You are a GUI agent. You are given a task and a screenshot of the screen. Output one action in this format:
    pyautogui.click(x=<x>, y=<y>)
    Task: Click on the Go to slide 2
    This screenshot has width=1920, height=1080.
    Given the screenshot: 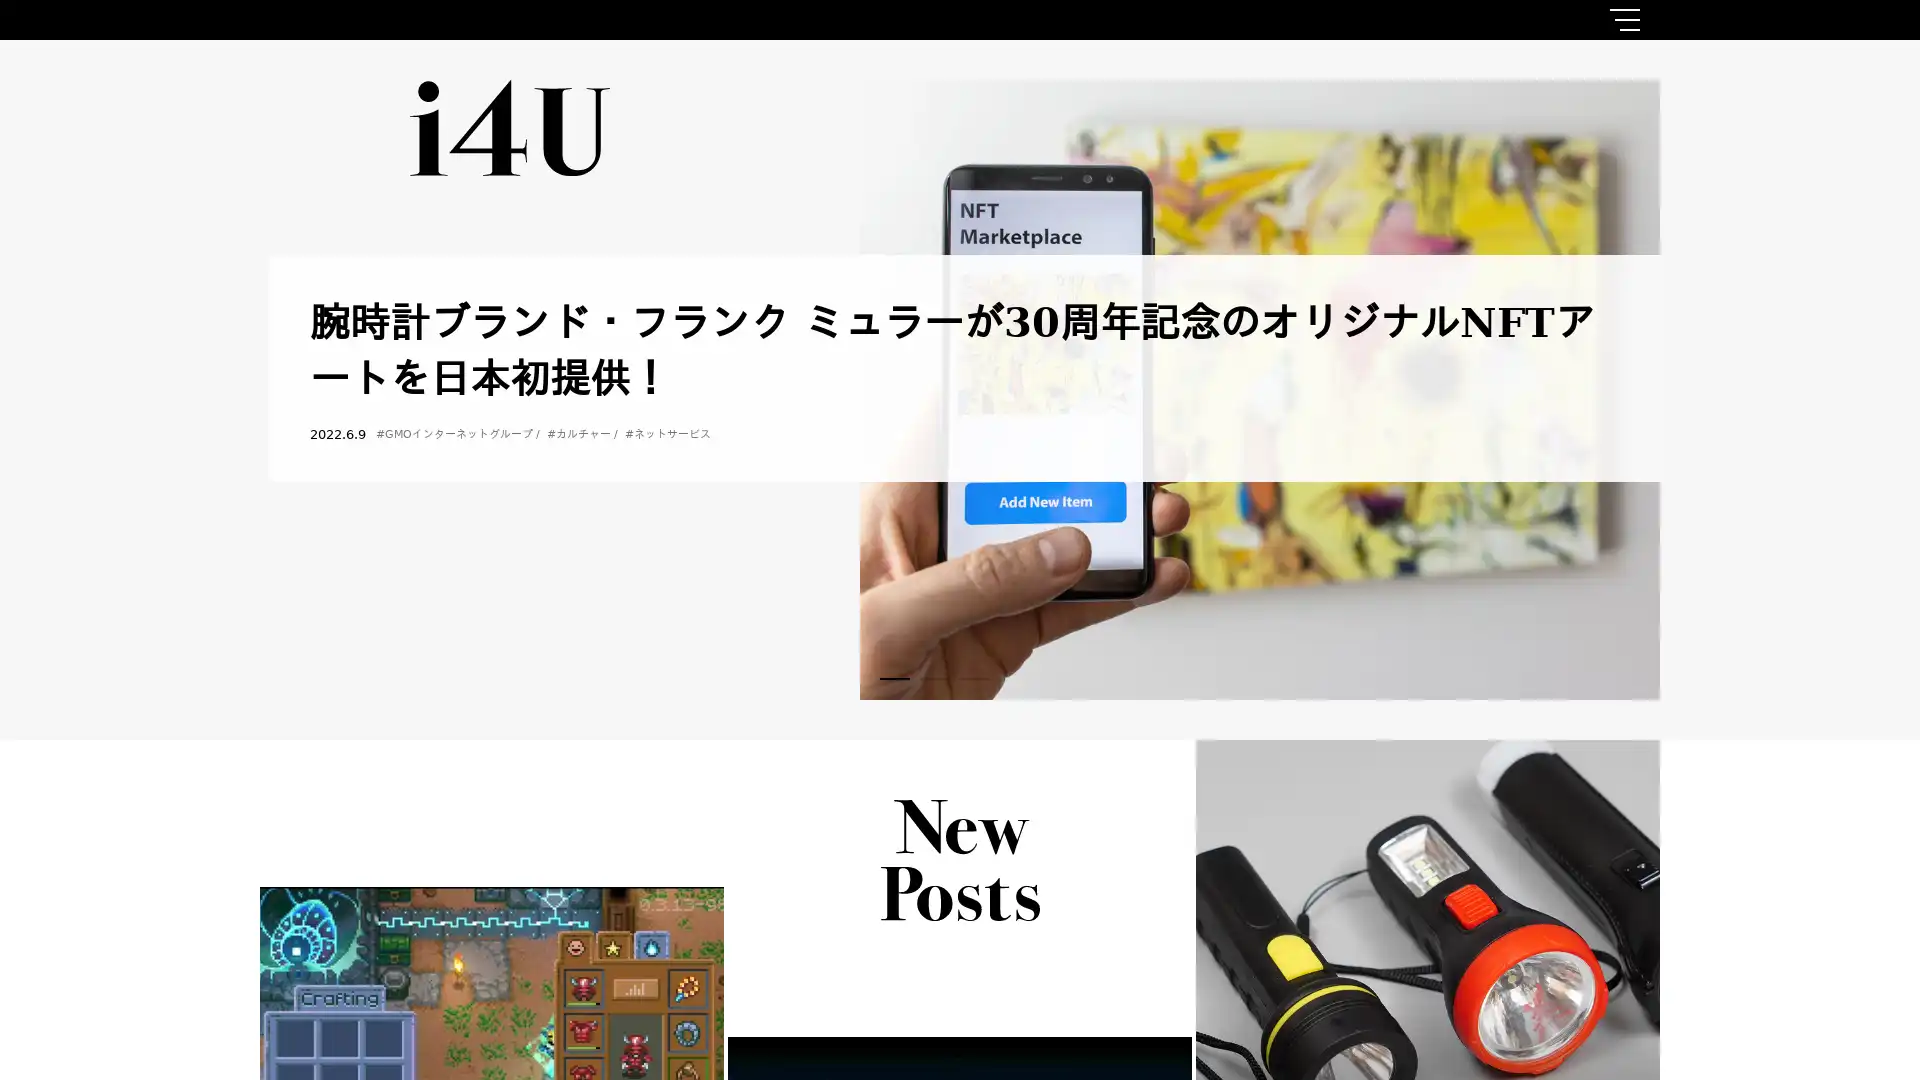 What is the action you would take?
    pyautogui.click(x=934, y=677)
    